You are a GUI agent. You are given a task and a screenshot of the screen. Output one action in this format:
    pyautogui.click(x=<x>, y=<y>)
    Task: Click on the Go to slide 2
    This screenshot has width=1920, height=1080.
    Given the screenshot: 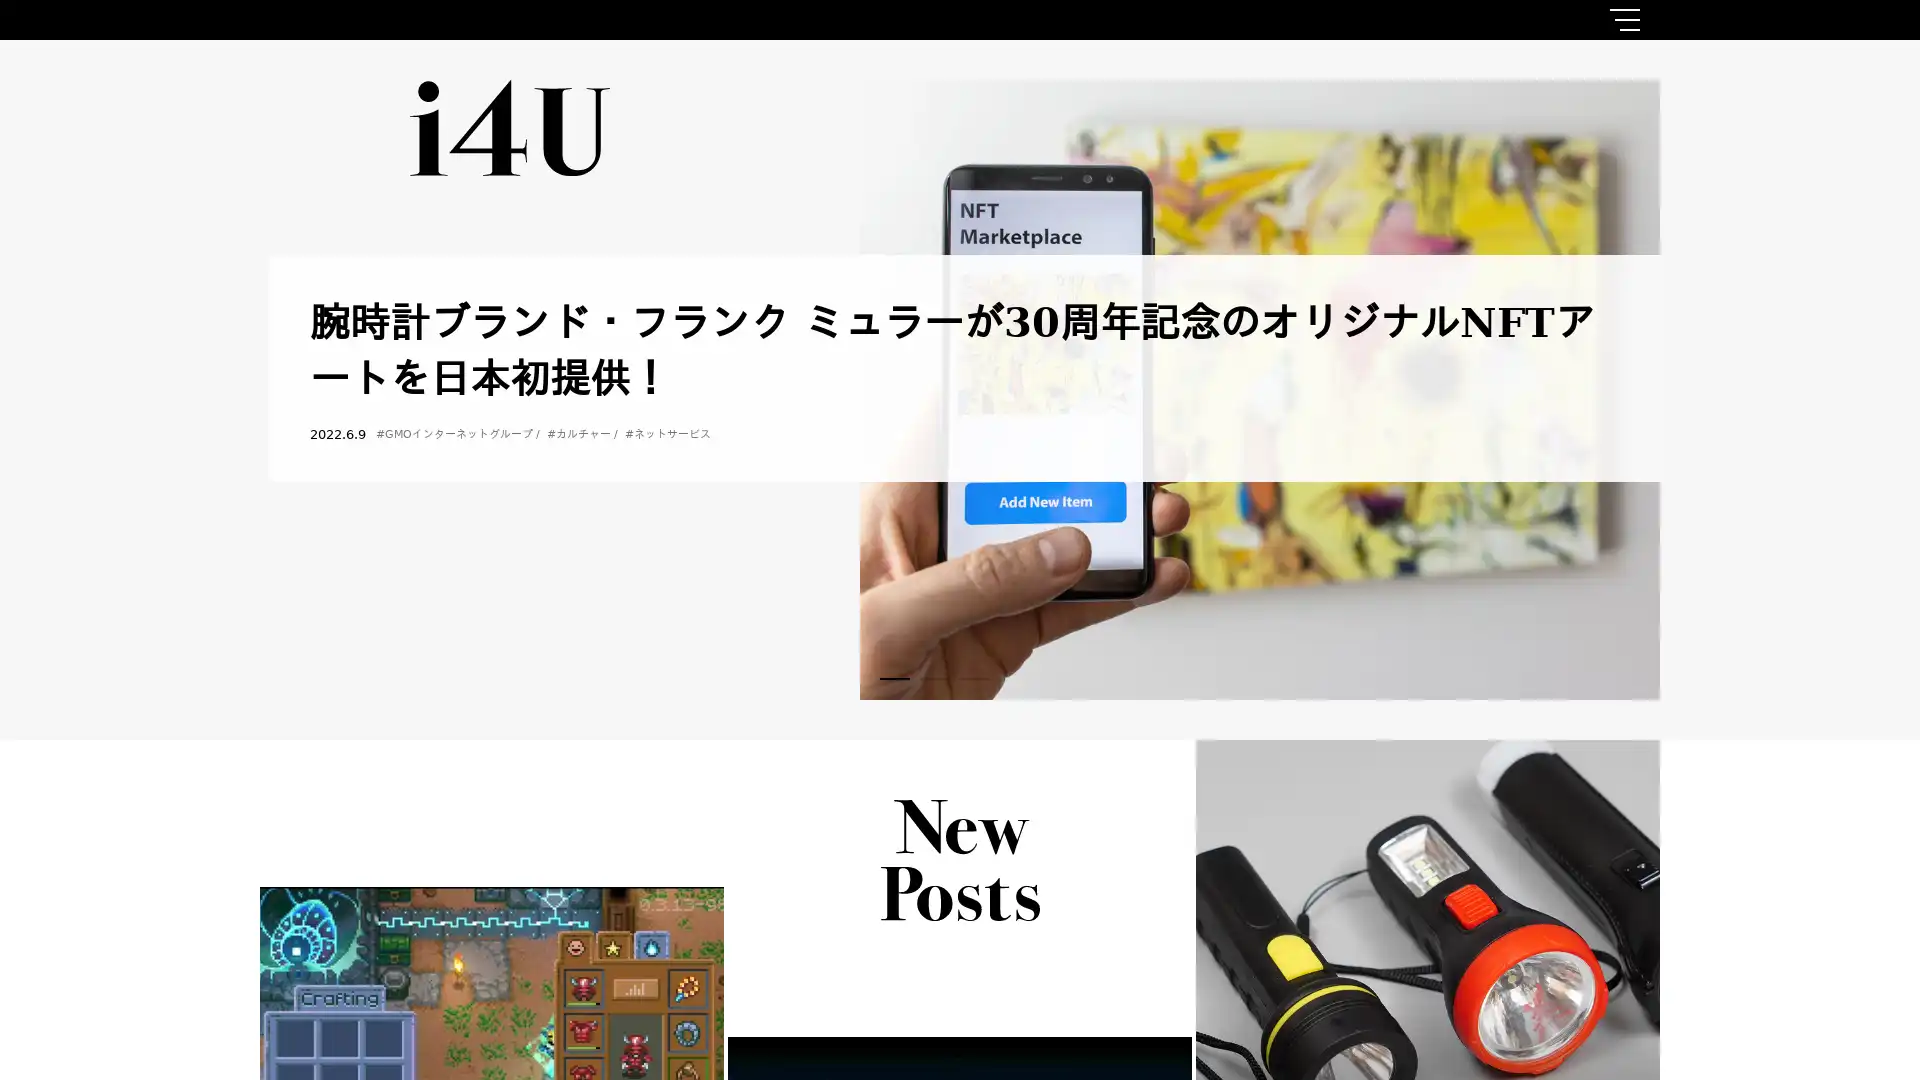 What is the action you would take?
    pyautogui.click(x=934, y=677)
    